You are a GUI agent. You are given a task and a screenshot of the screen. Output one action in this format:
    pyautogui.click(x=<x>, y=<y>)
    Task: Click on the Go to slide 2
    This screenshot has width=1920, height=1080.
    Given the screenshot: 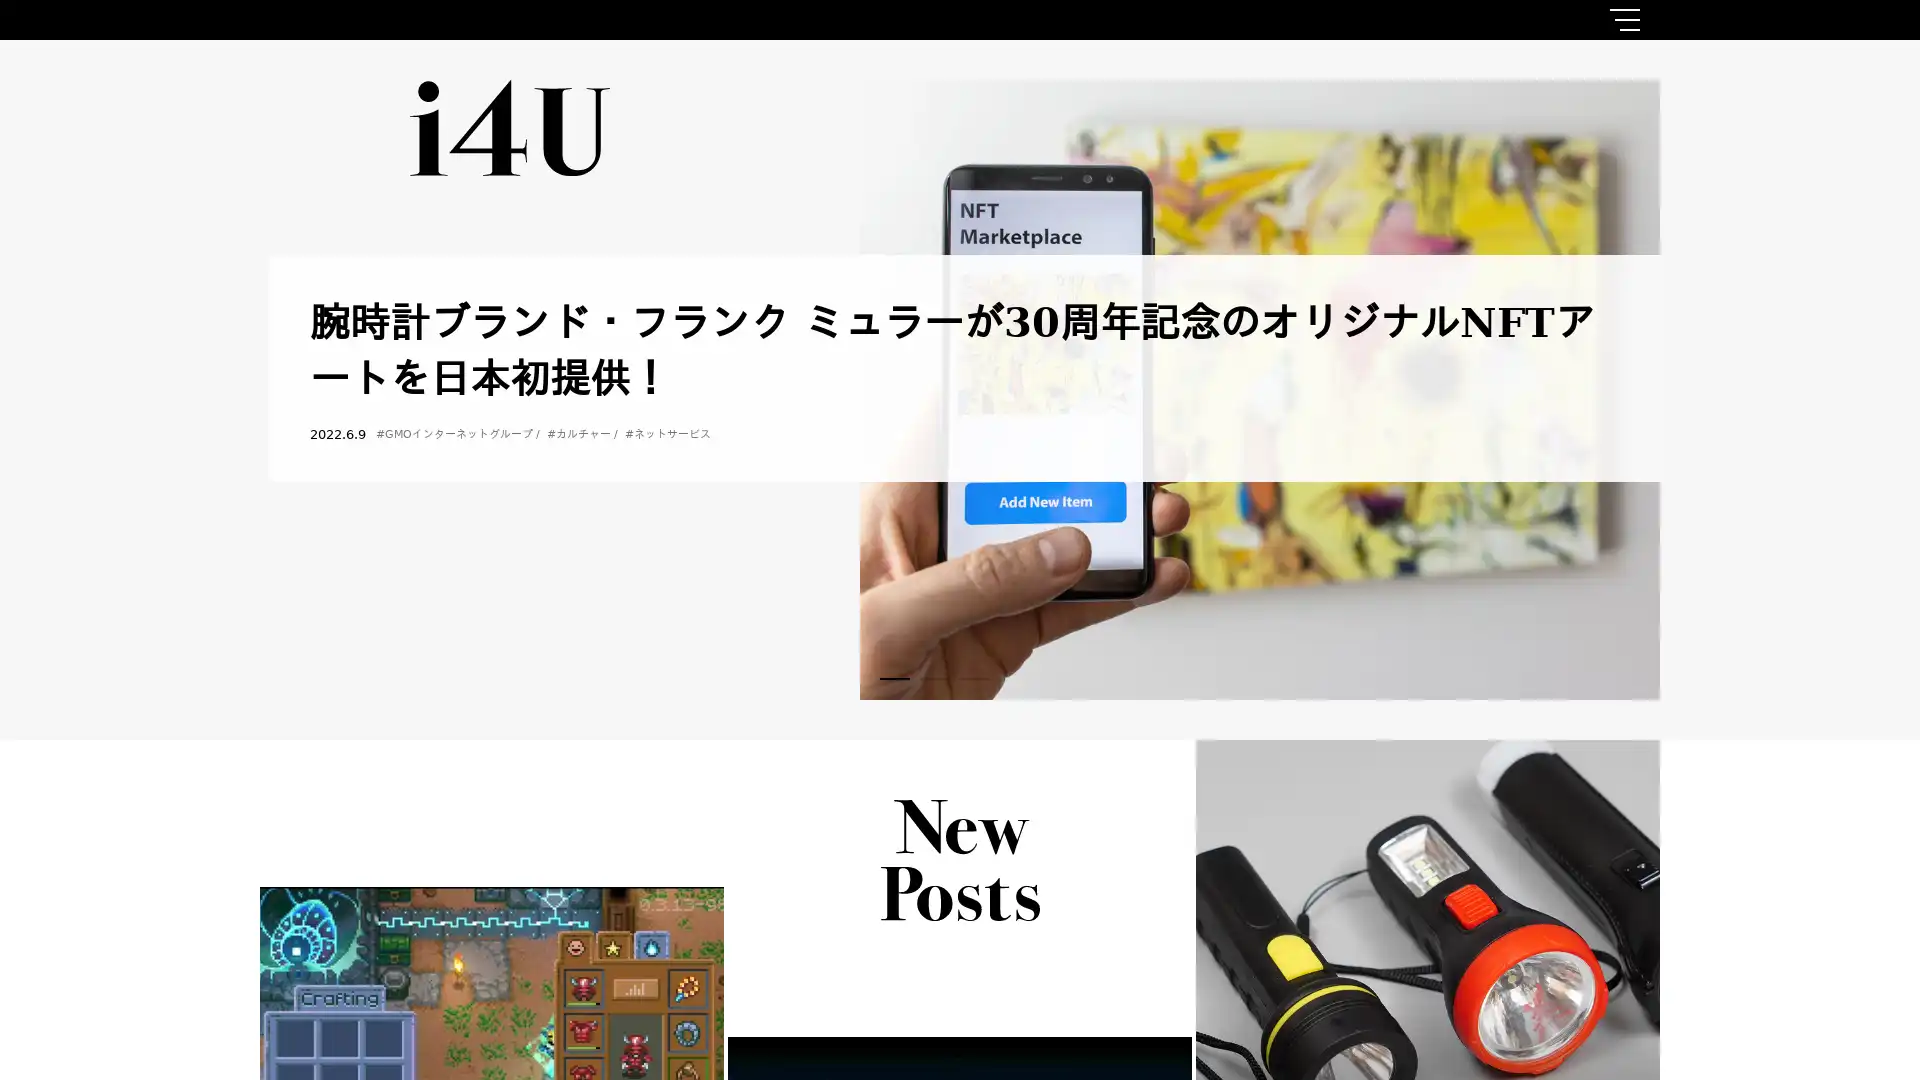 What is the action you would take?
    pyautogui.click(x=934, y=677)
    